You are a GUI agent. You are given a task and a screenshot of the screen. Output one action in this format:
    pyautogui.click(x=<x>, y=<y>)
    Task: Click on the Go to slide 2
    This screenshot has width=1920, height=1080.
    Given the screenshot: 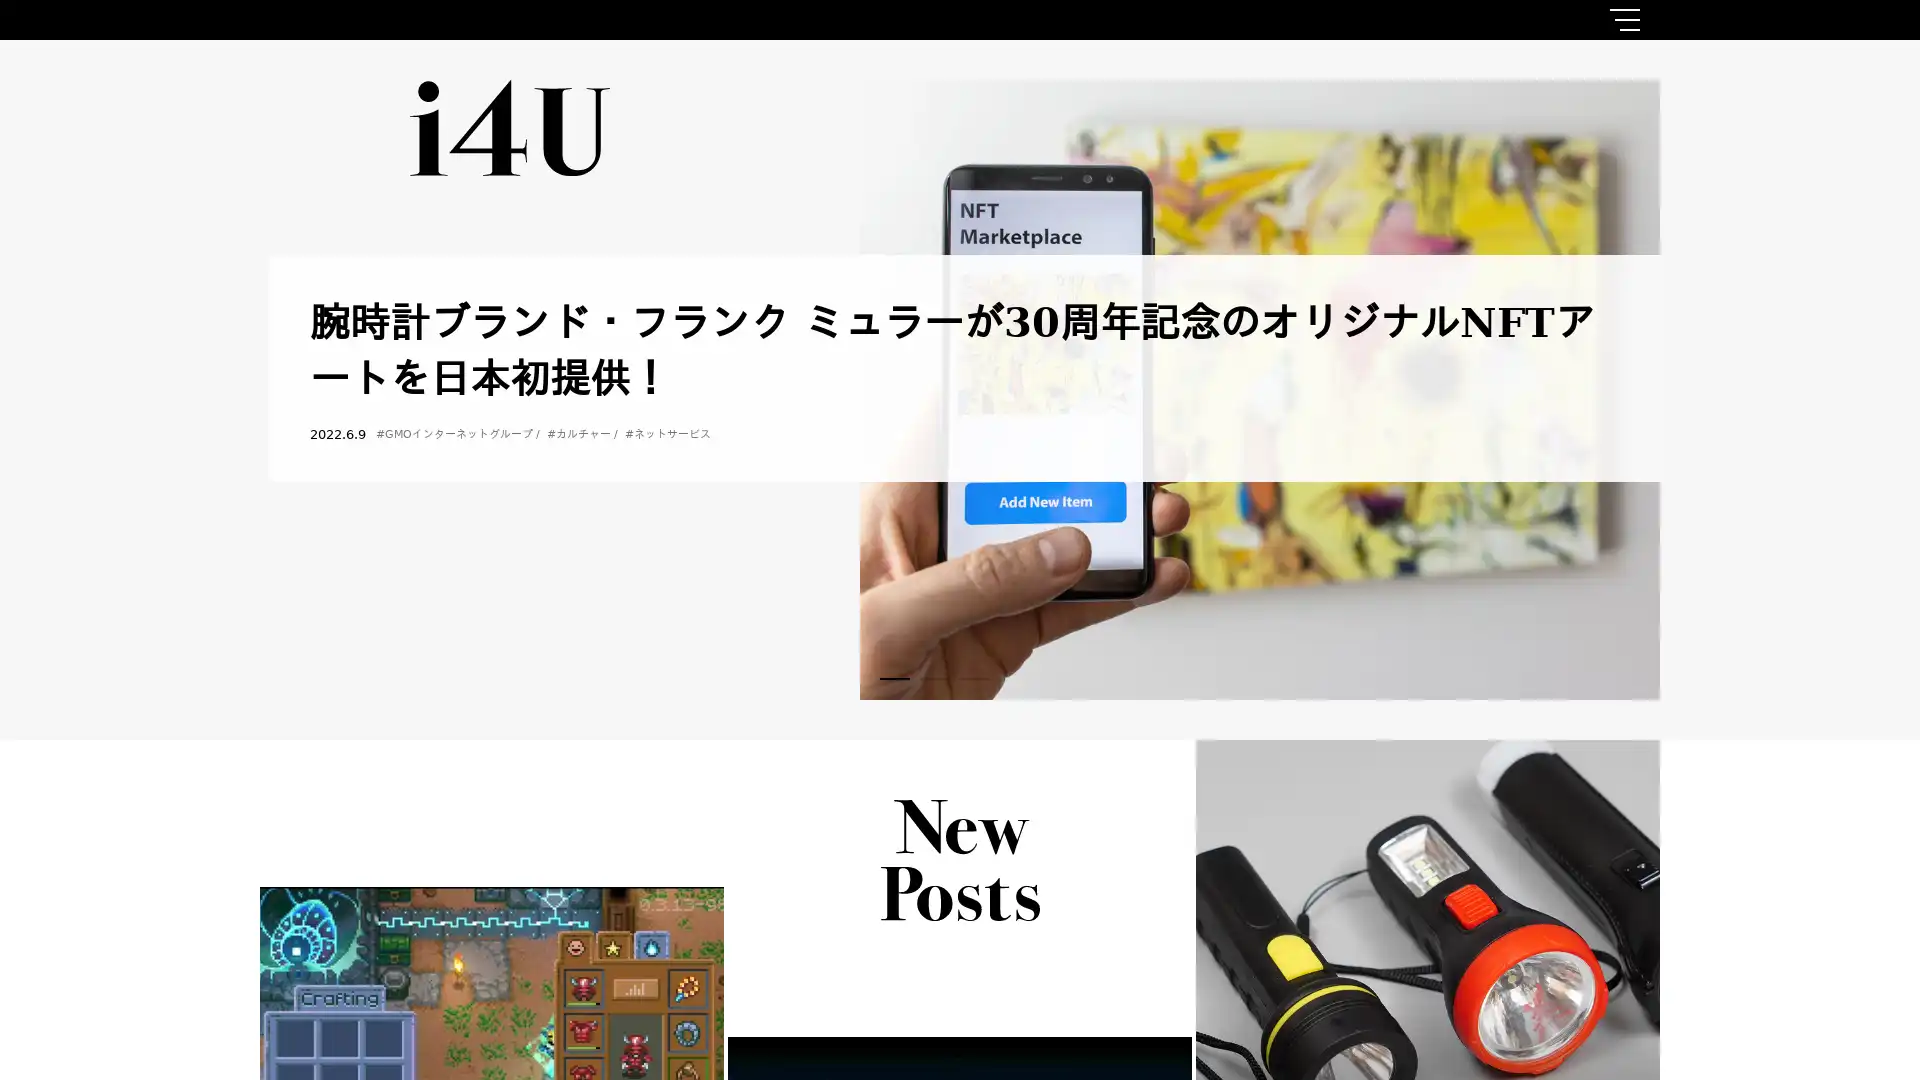 What is the action you would take?
    pyautogui.click(x=934, y=677)
    